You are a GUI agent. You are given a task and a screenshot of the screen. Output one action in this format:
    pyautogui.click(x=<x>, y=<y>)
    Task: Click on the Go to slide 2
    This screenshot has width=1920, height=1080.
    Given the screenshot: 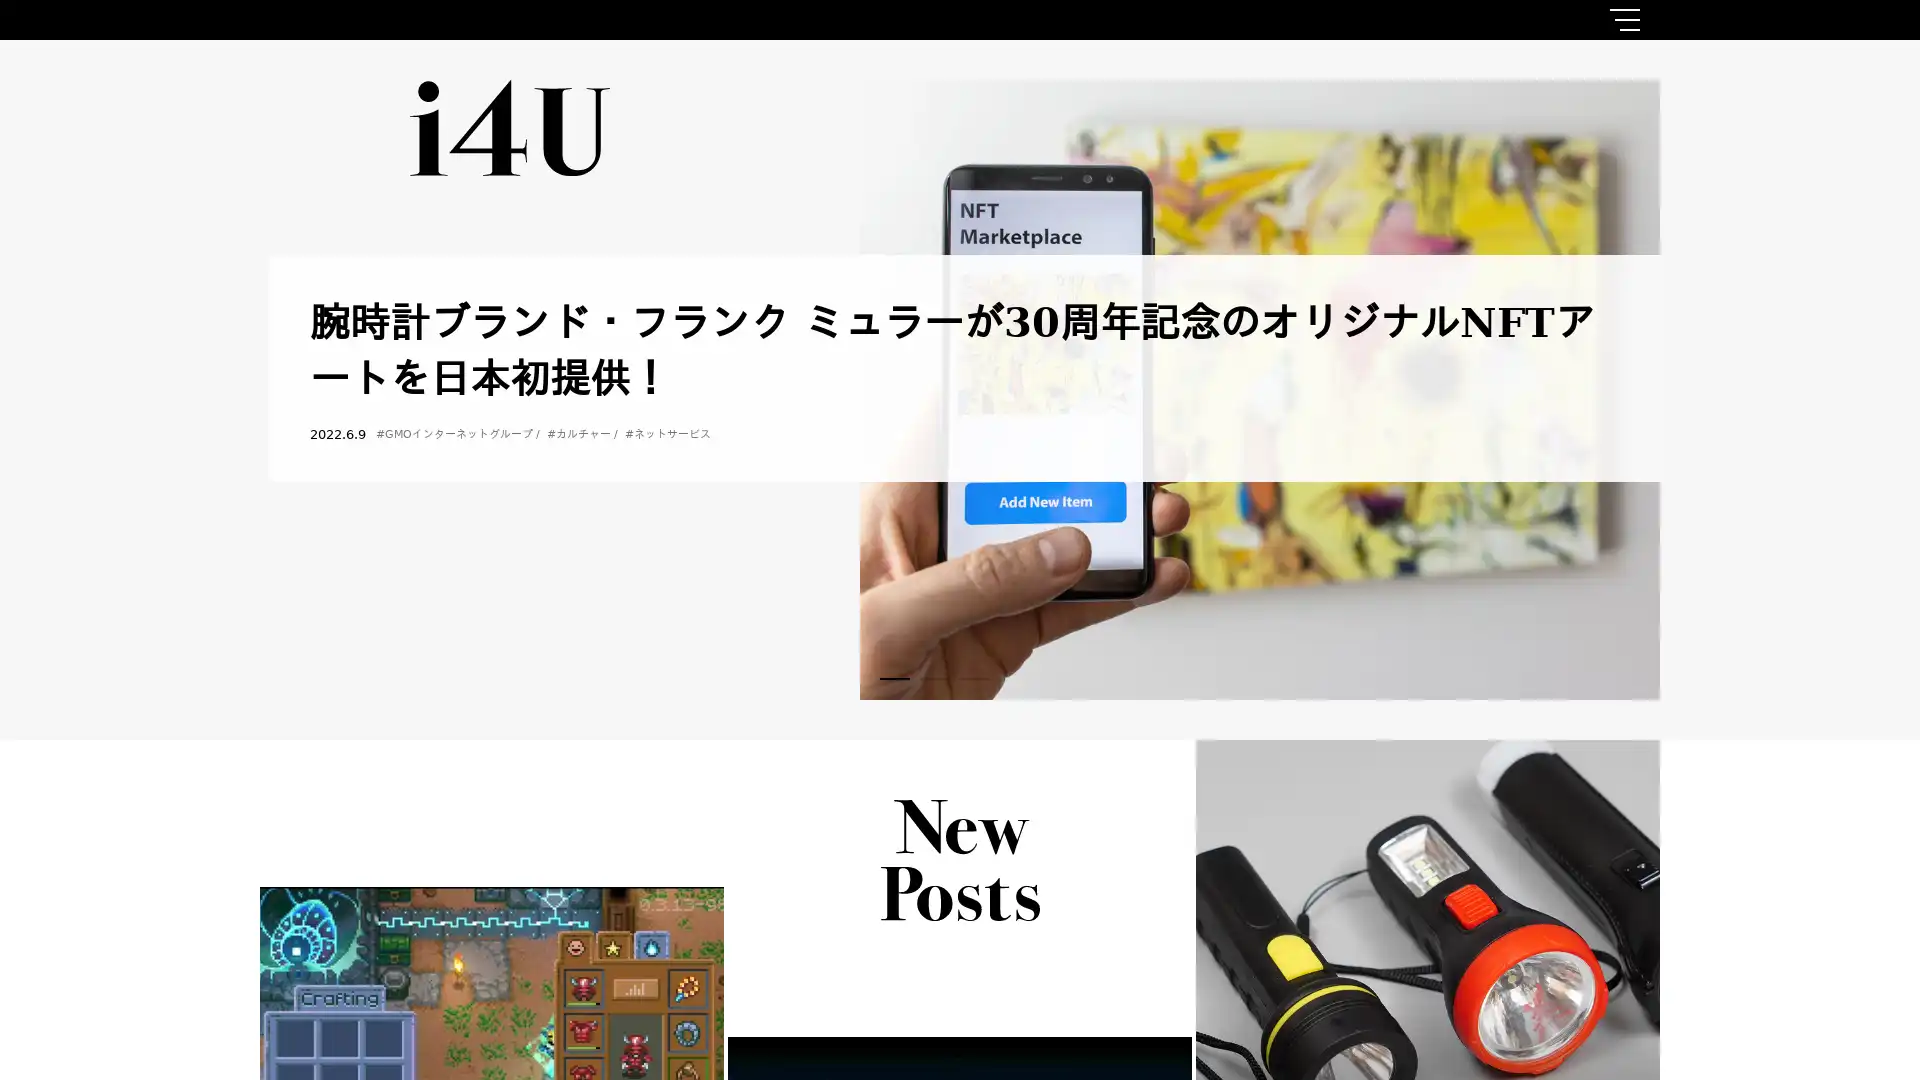 What is the action you would take?
    pyautogui.click(x=934, y=677)
    